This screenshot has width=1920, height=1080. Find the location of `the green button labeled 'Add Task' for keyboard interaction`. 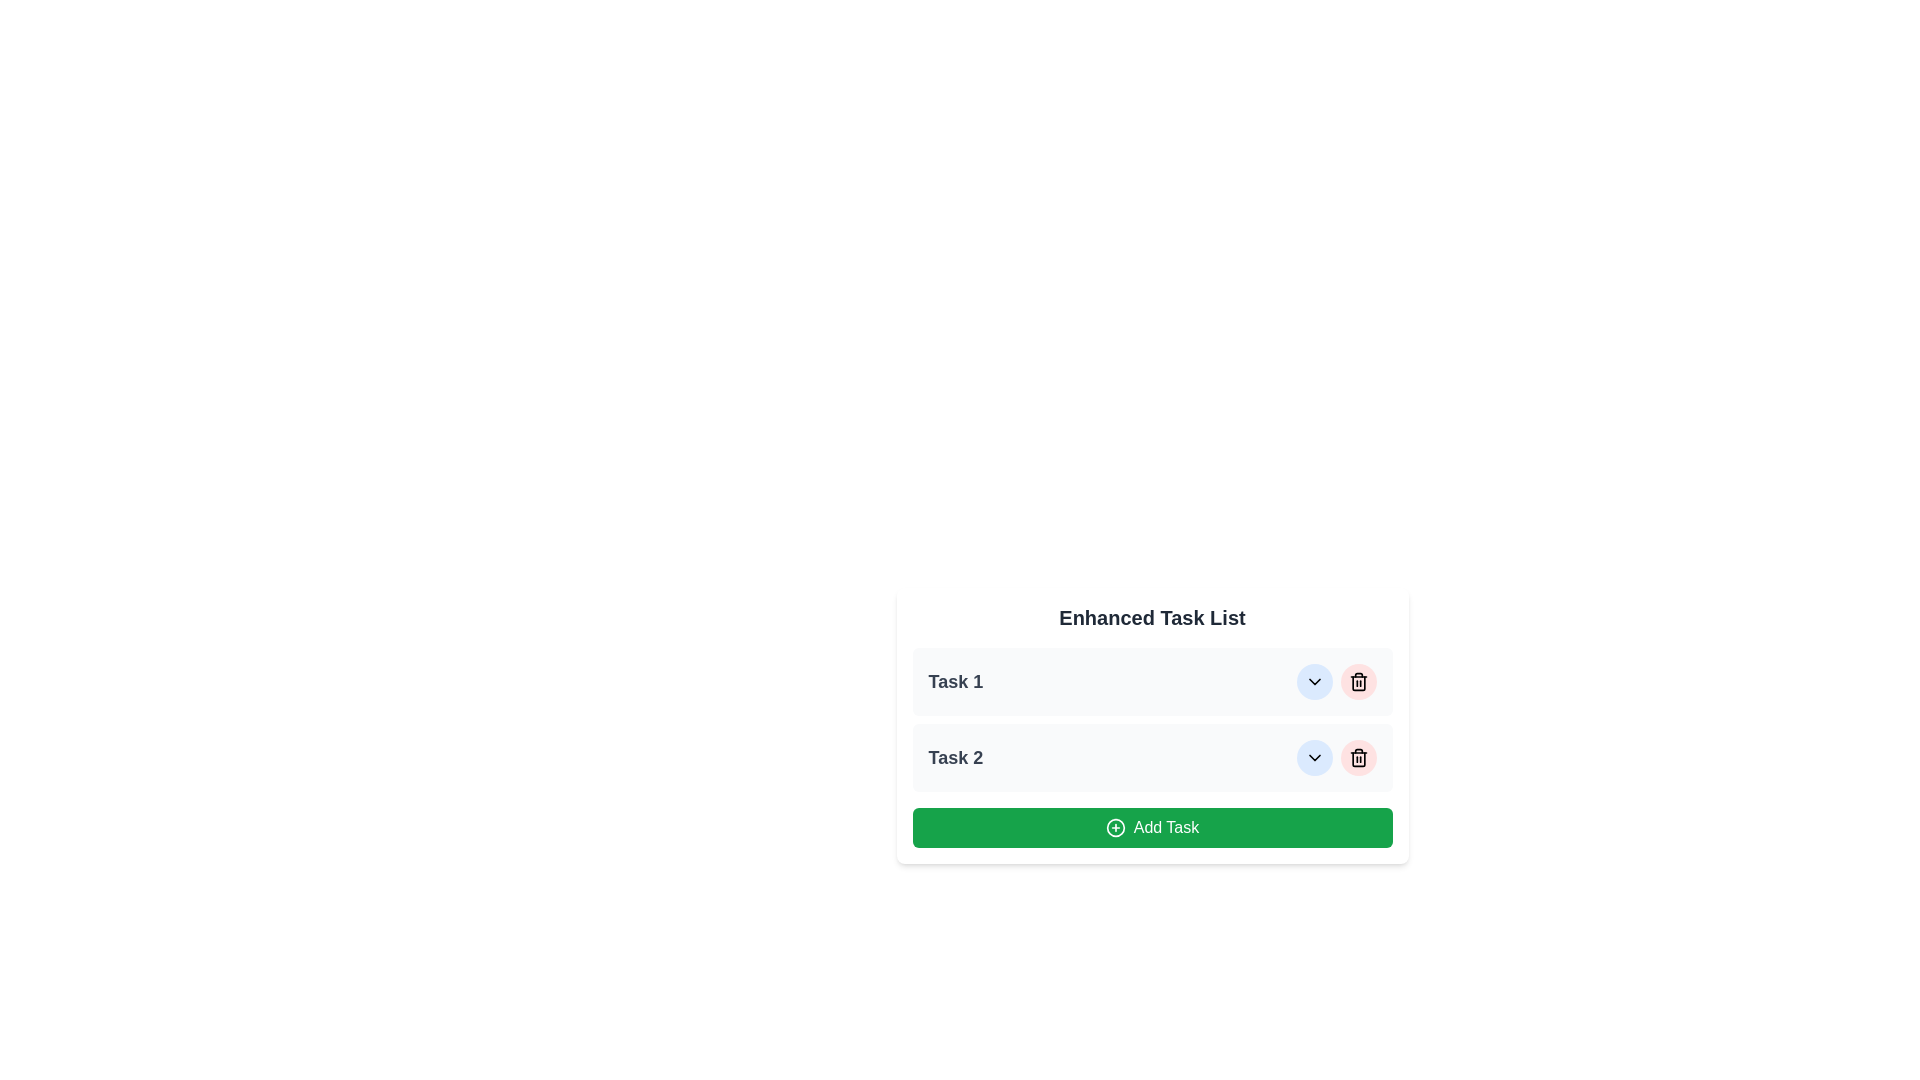

the green button labeled 'Add Task' for keyboard interaction is located at coordinates (1152, 828).